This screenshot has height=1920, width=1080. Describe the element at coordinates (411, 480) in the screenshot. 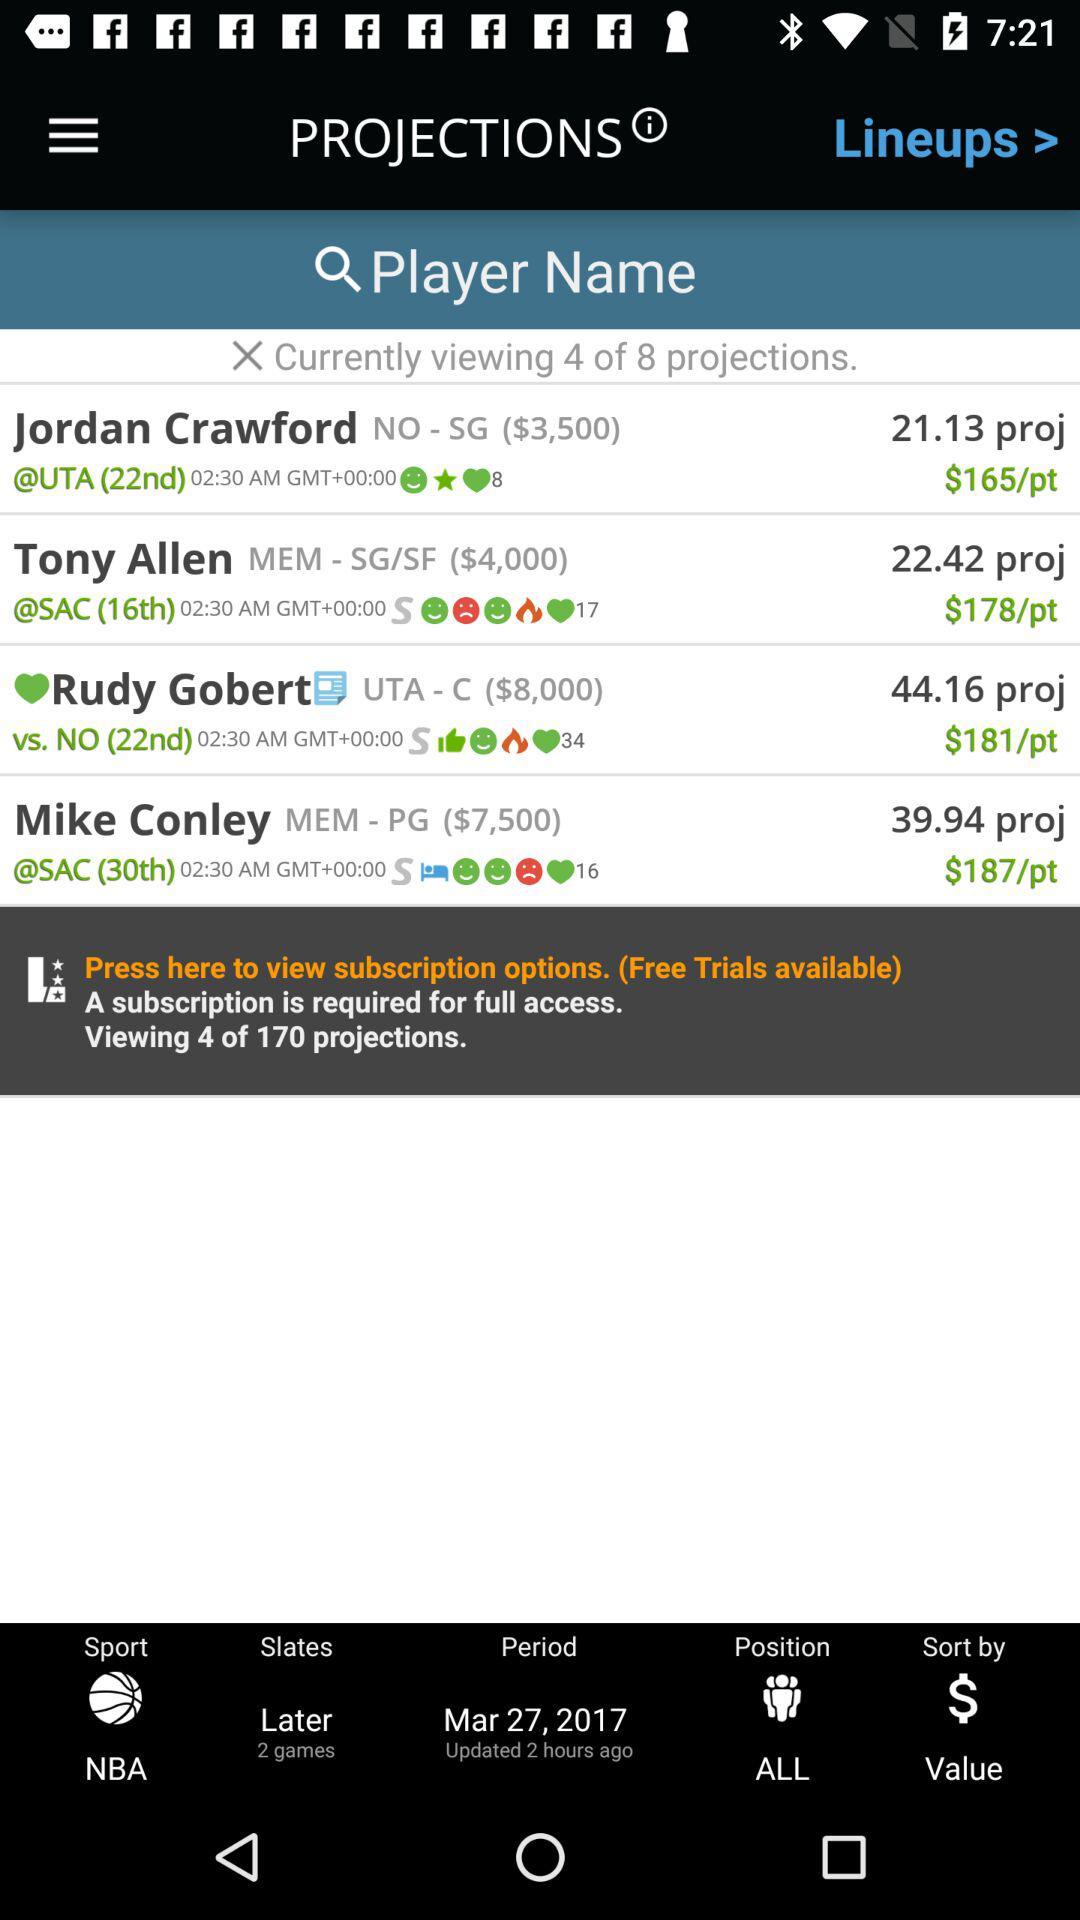

I see `icon next to the 02 30 am item` at that location.